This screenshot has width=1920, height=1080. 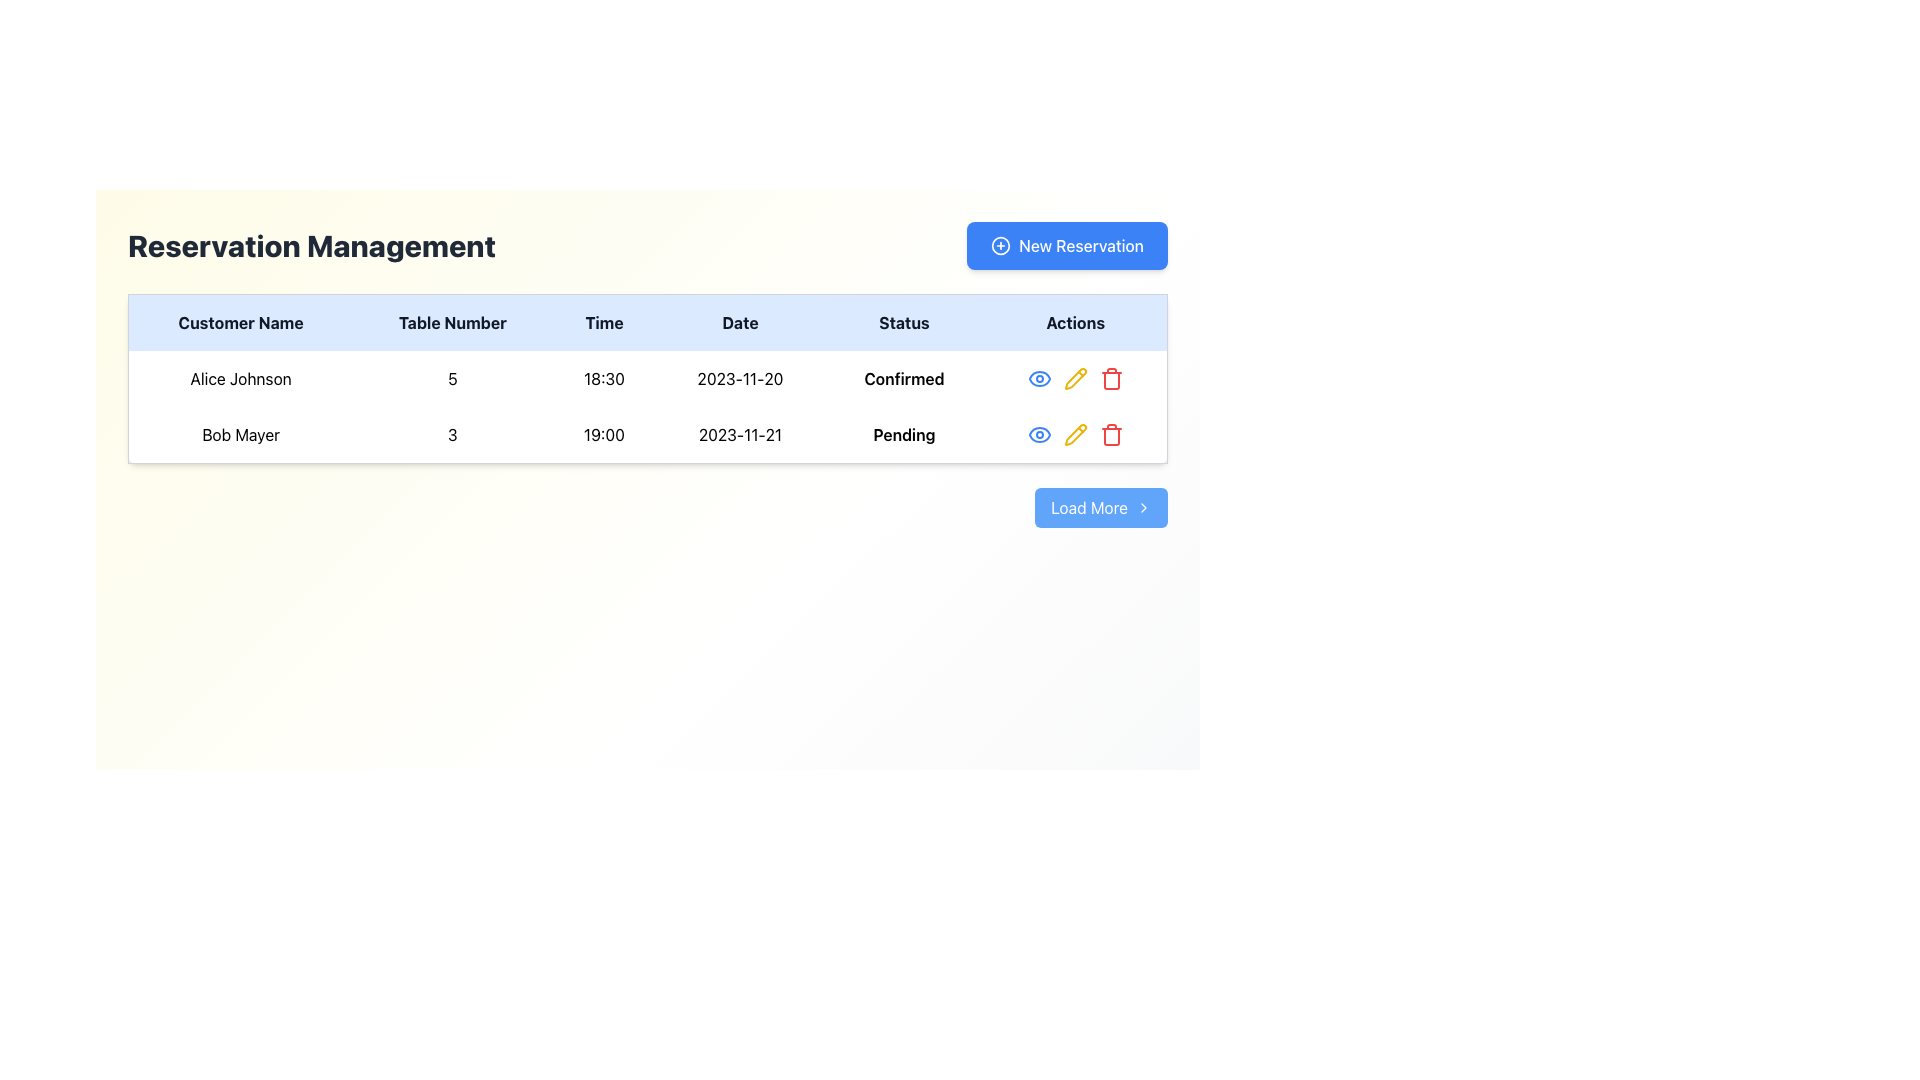 What do you see at coordinates (1001, 245) in the screenshot?
I see `the circular '+' icon within the 'New Reservation' button located in the upper-right section of the interface to initiate a new reservation` at bounding box center [1001, 245].